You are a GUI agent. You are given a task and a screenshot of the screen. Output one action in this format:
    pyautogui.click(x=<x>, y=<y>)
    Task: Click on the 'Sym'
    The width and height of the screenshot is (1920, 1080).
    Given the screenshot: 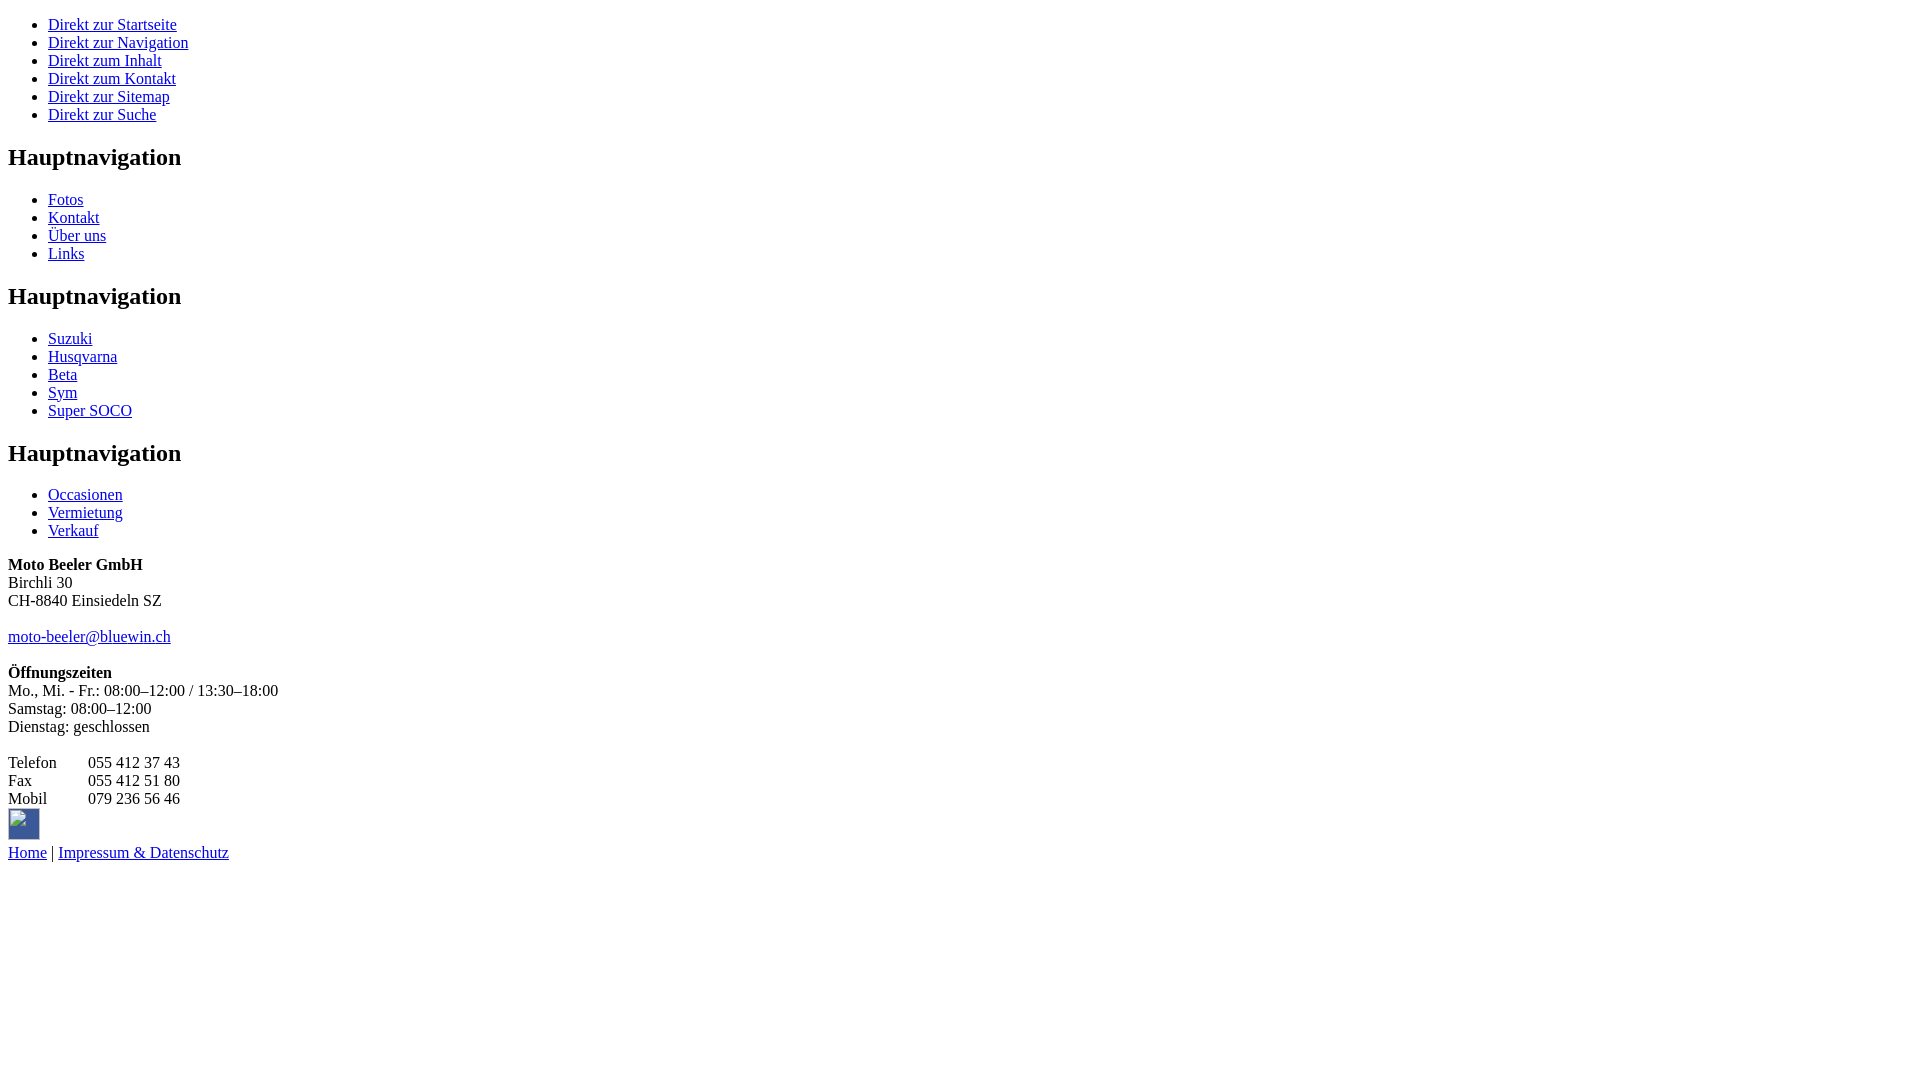 What is the action you would take?
    pyautogui.click(x=62, y=392)
    